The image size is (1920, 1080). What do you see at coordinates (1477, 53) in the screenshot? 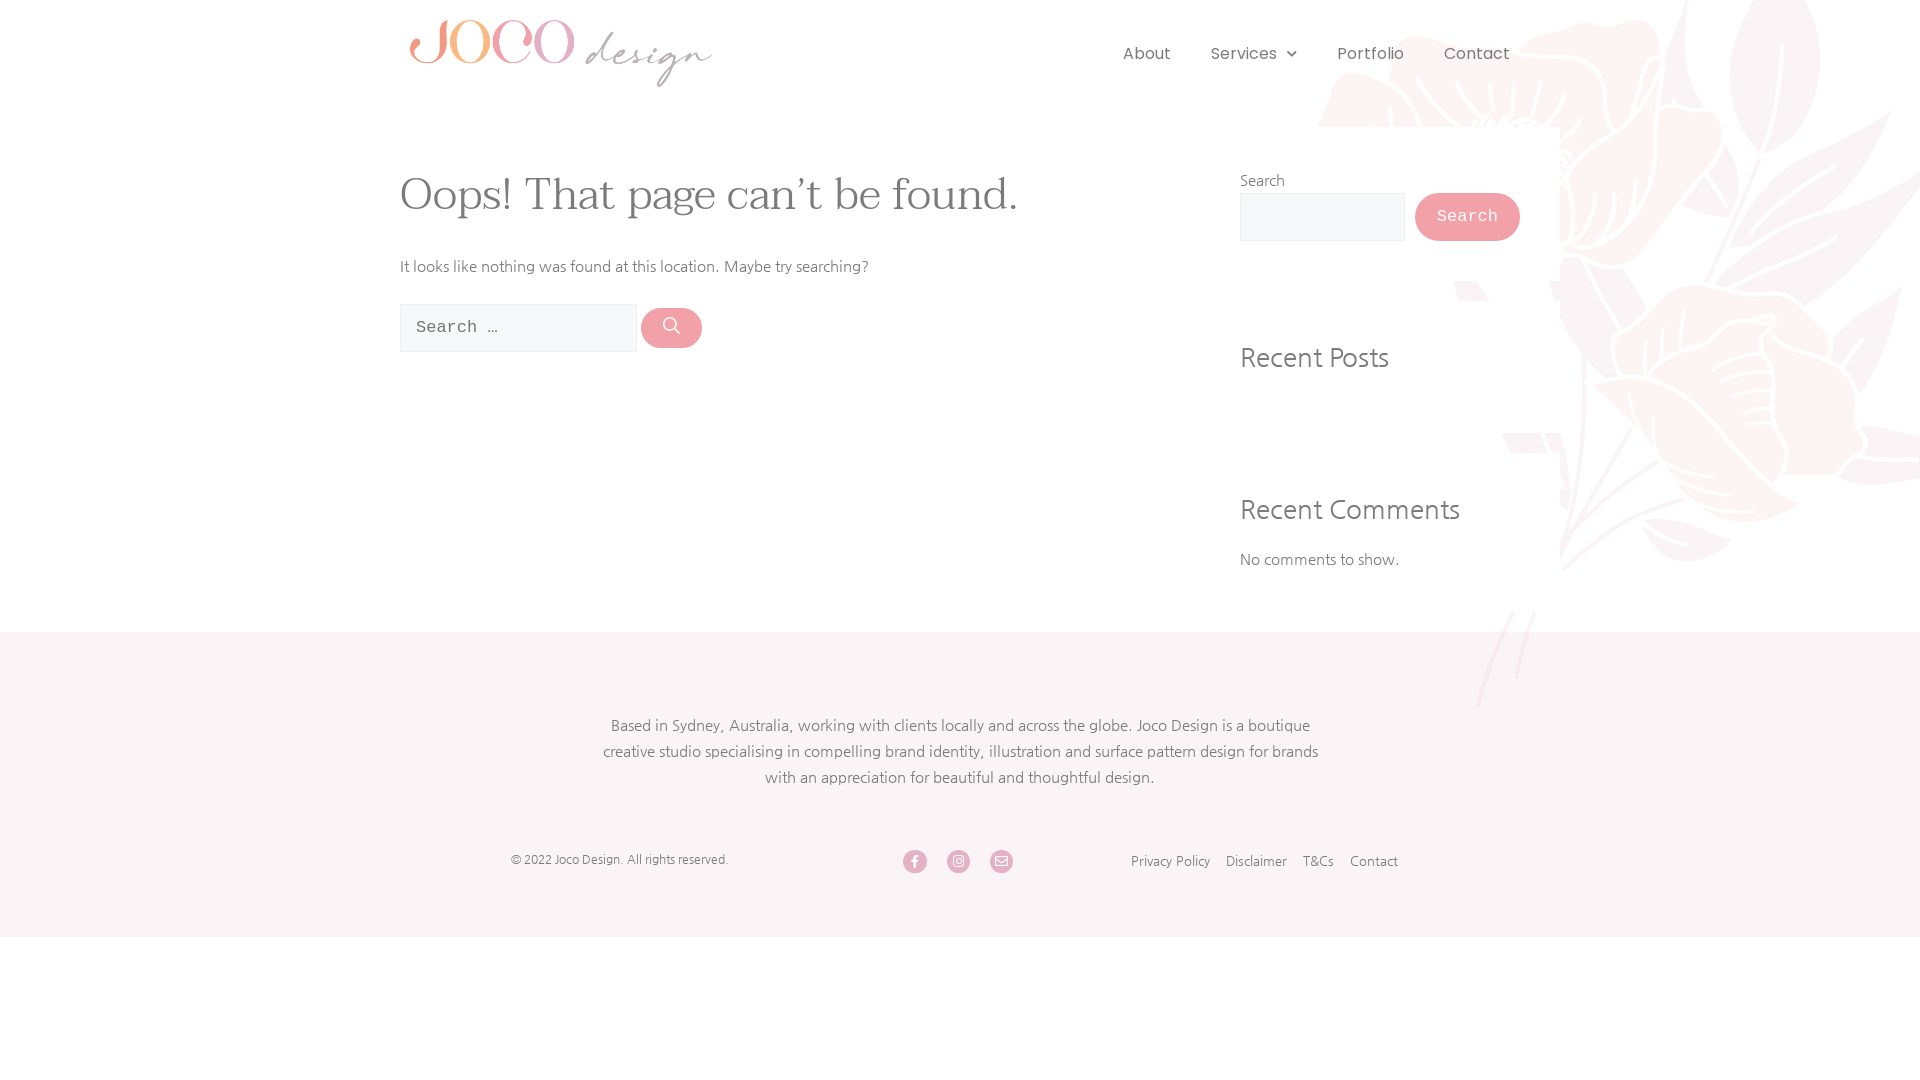
I see `'Contact'` at bounding box center [1477, 53].